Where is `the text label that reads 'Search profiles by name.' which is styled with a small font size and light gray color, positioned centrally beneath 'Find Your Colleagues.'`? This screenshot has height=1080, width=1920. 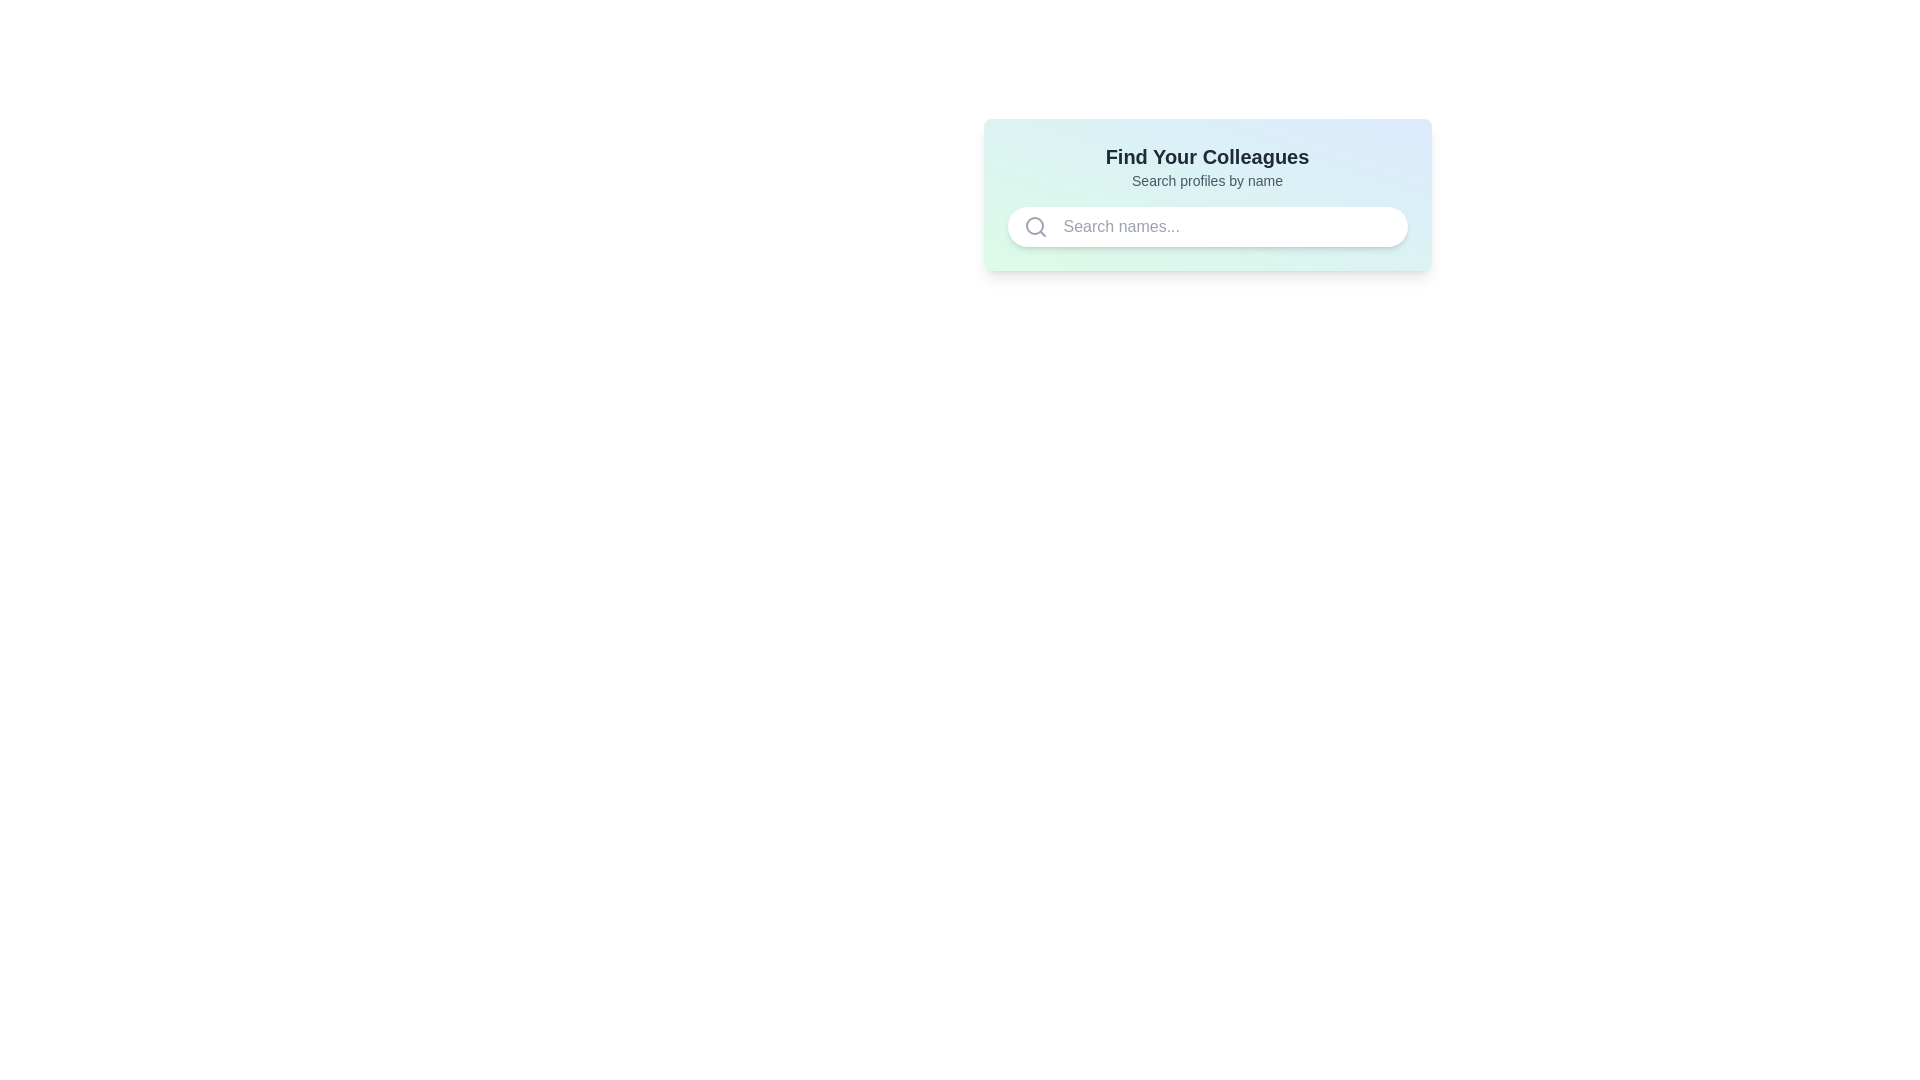 the text label that reads 'Search profiles by name.' which is styled with a small font size and light gray color, positioned centrally beneath 'Find Your Colleagues.' is located at coordinates (1206, 181).